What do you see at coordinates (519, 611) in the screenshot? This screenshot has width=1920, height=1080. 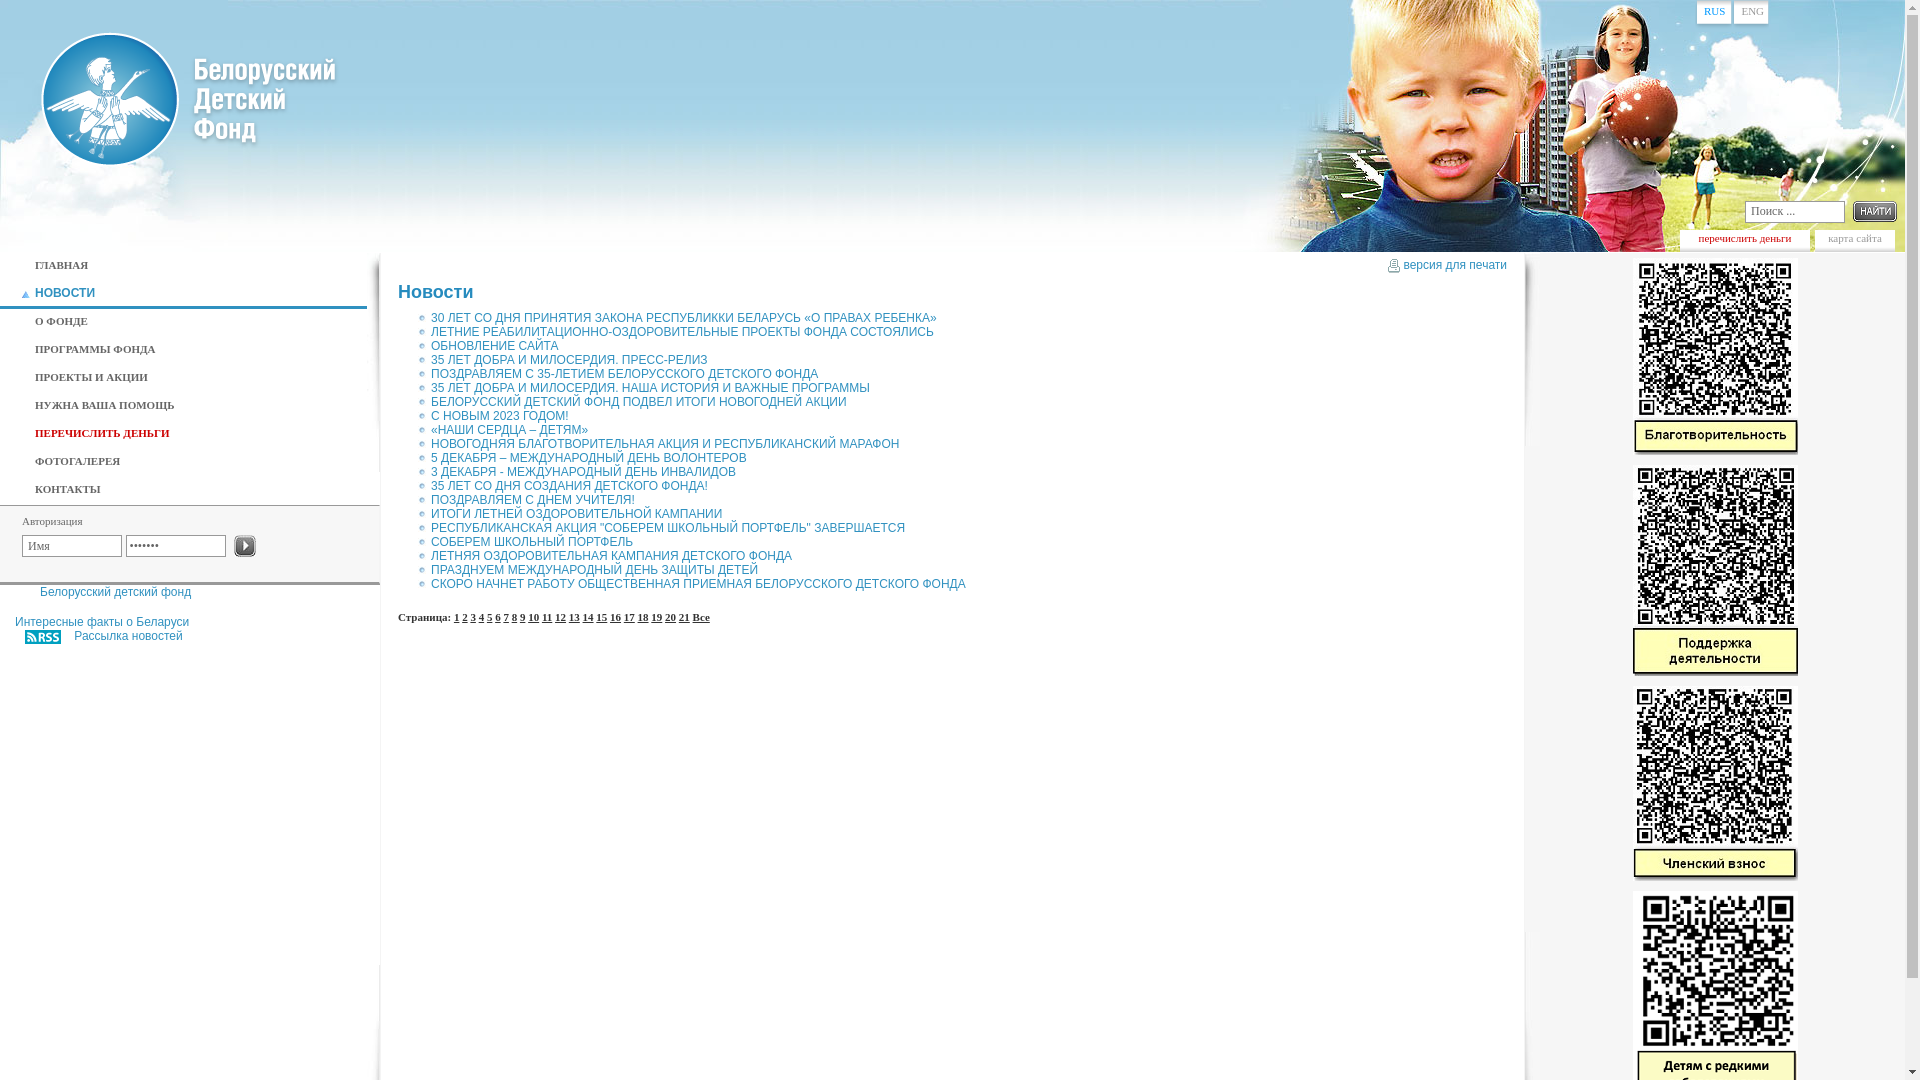 I see `'9'` at bounding box center [519, 611].